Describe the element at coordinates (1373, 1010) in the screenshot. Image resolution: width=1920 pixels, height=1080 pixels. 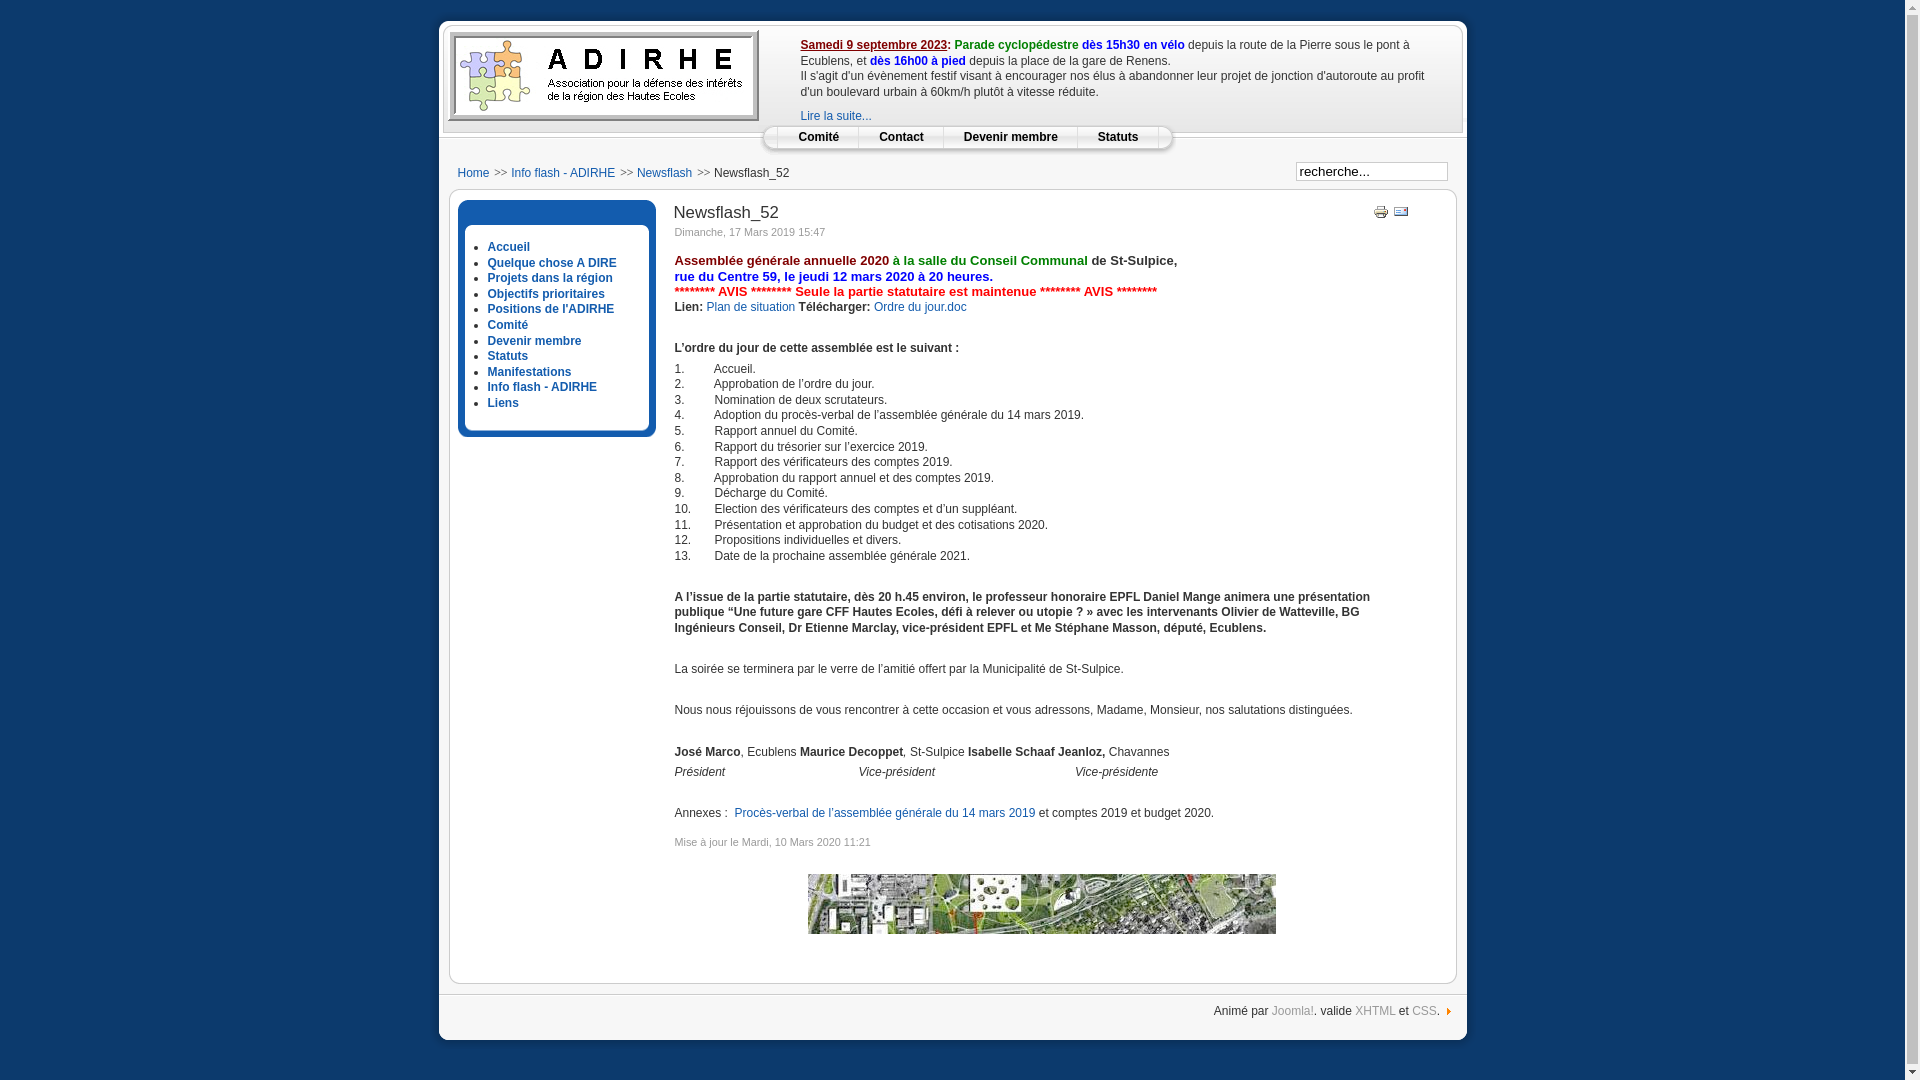
I see `'XHTML'` at that location.